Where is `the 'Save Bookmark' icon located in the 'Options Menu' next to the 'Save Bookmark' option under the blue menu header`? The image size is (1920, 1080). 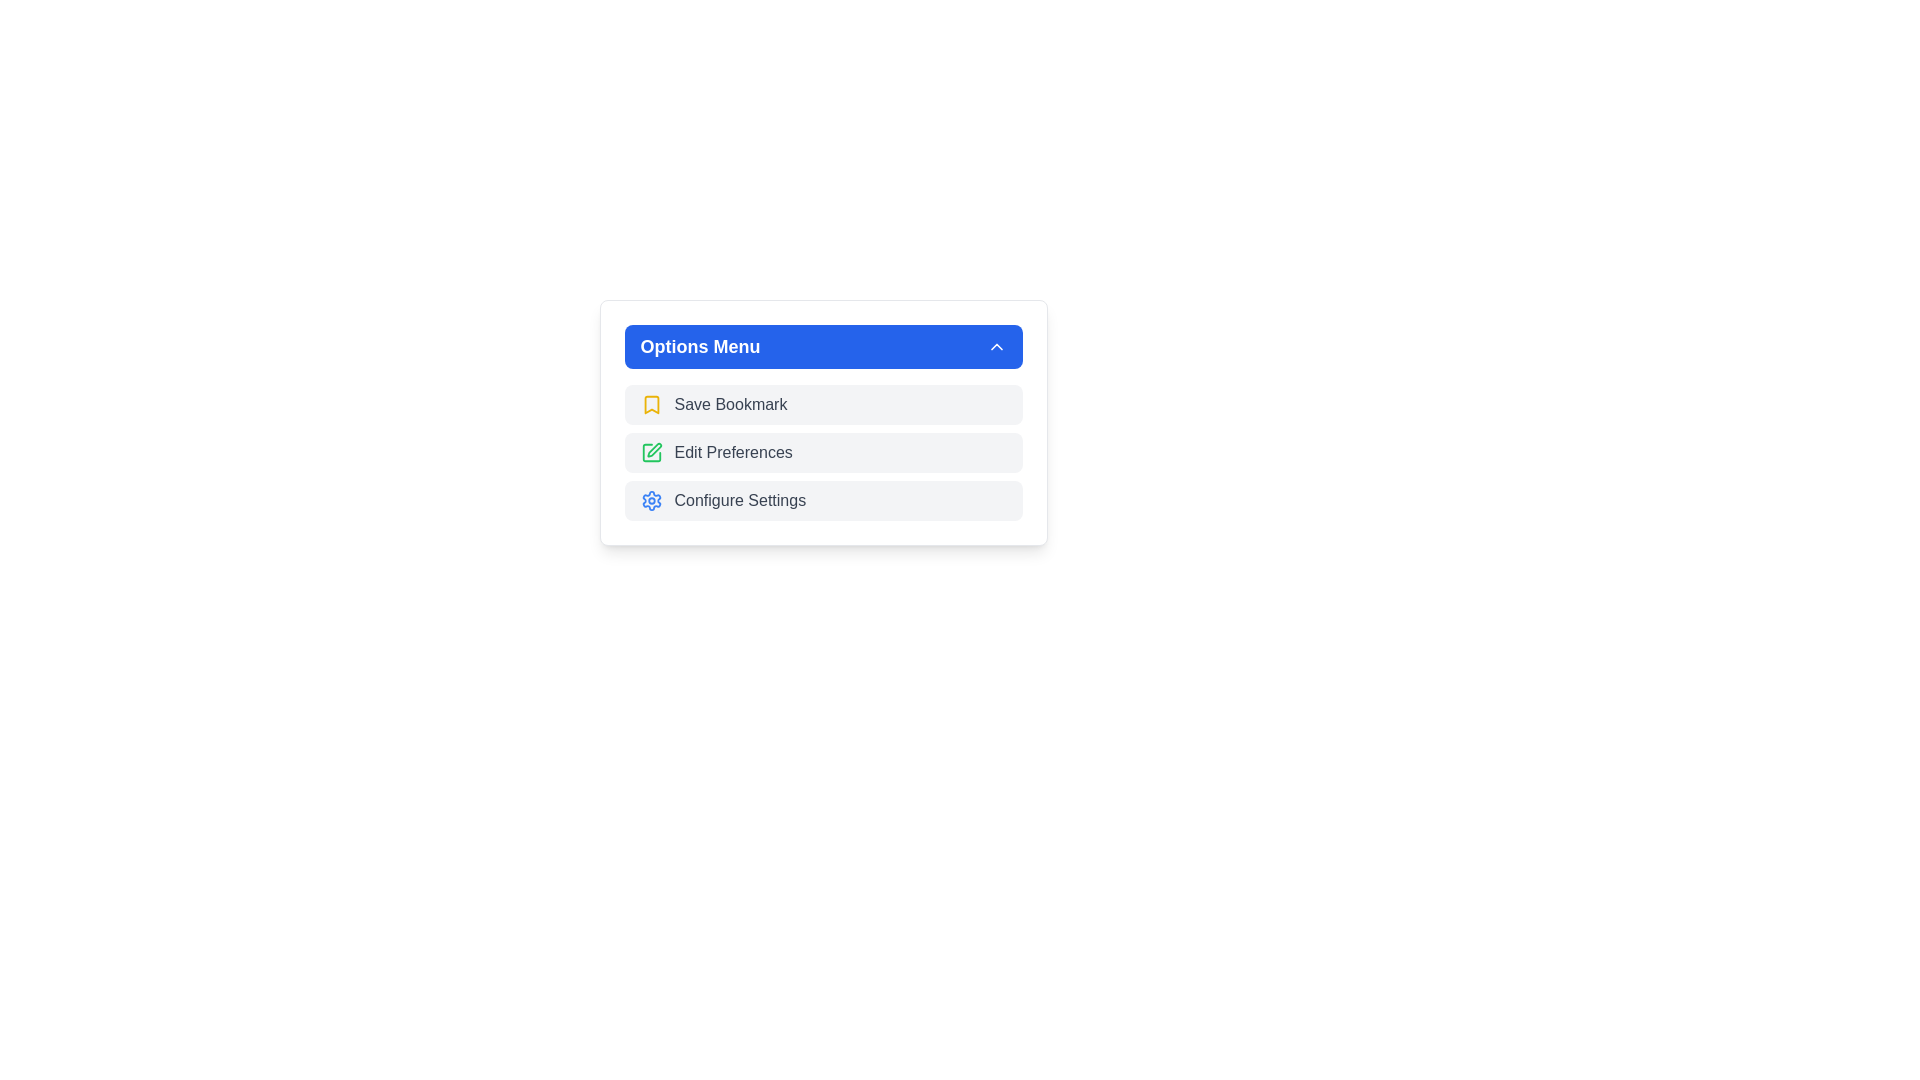 the 'Save Bookmark' icon located in the 'Options Menu' next to the 'Save Bookmark' option under the blue menu header is located at coordinates (651, 405).